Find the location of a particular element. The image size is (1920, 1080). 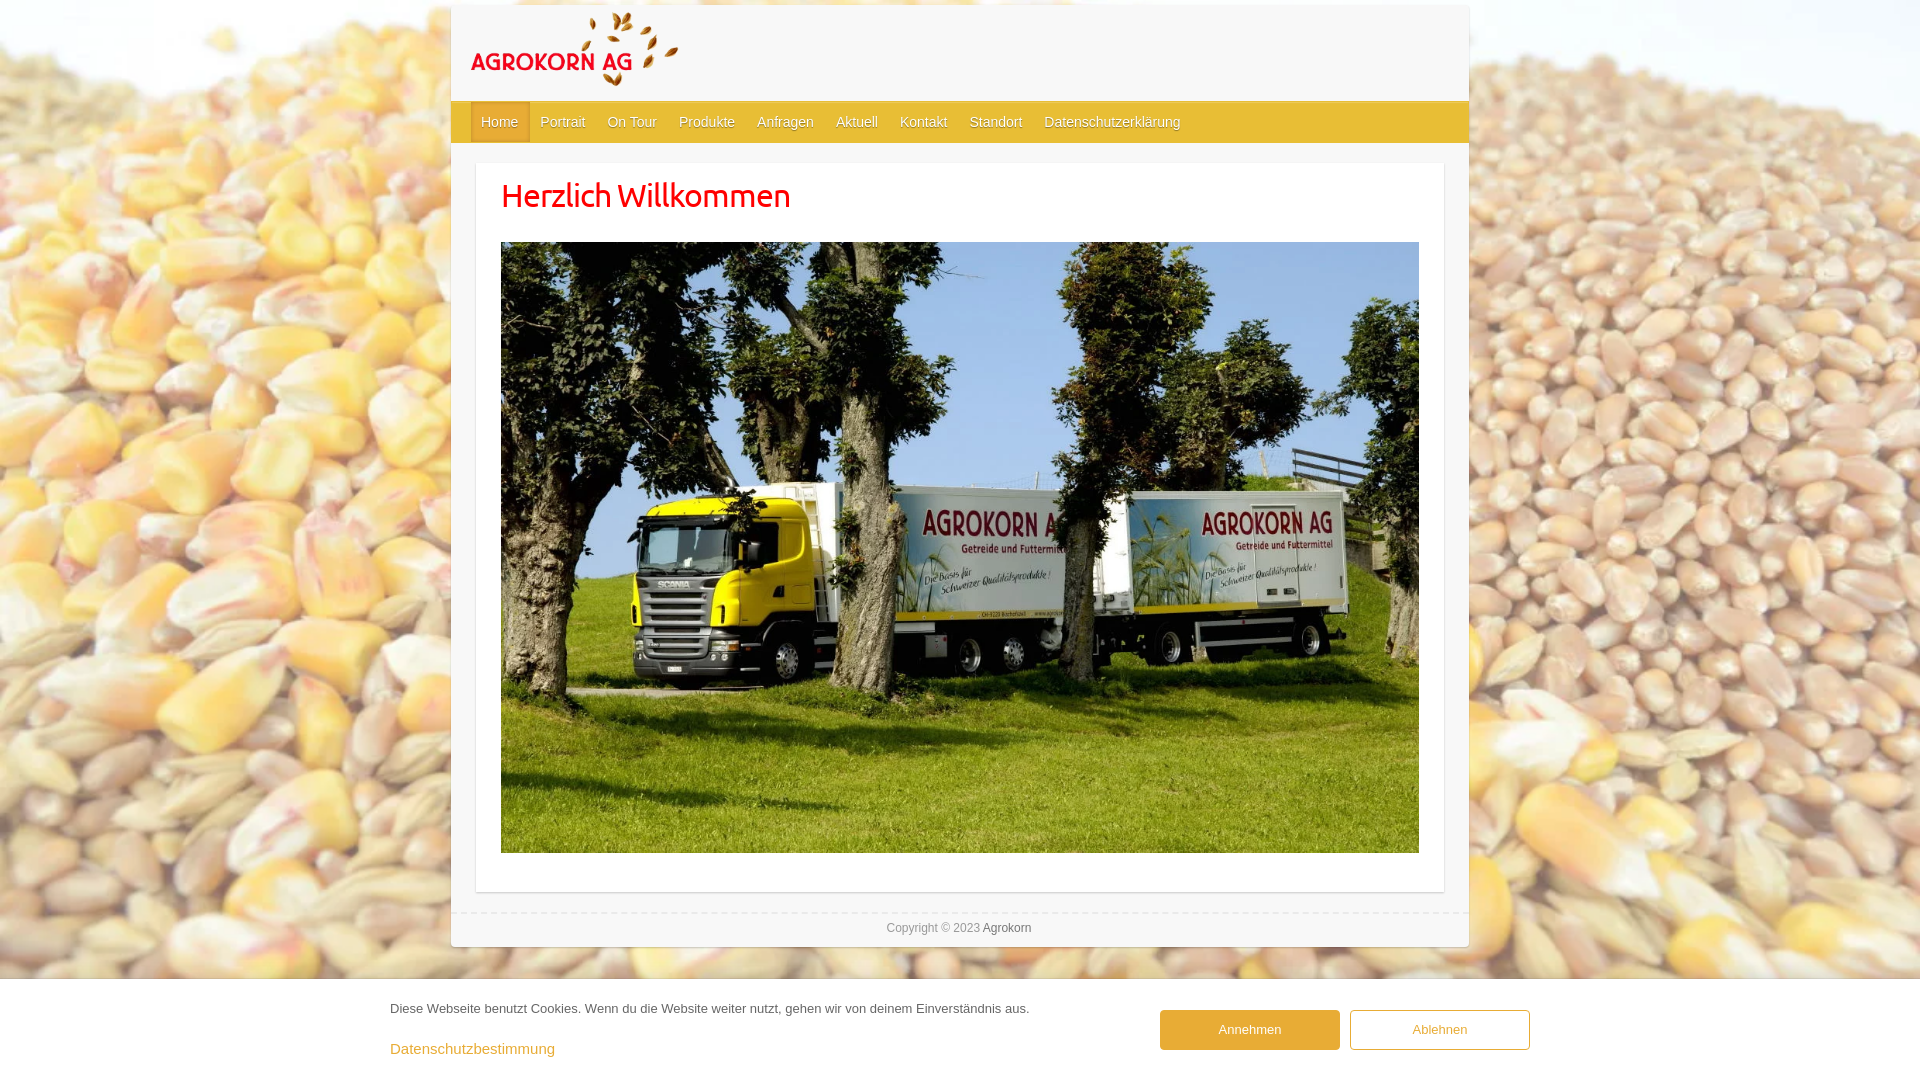

'Standort' is located at coordinates (996, 122).